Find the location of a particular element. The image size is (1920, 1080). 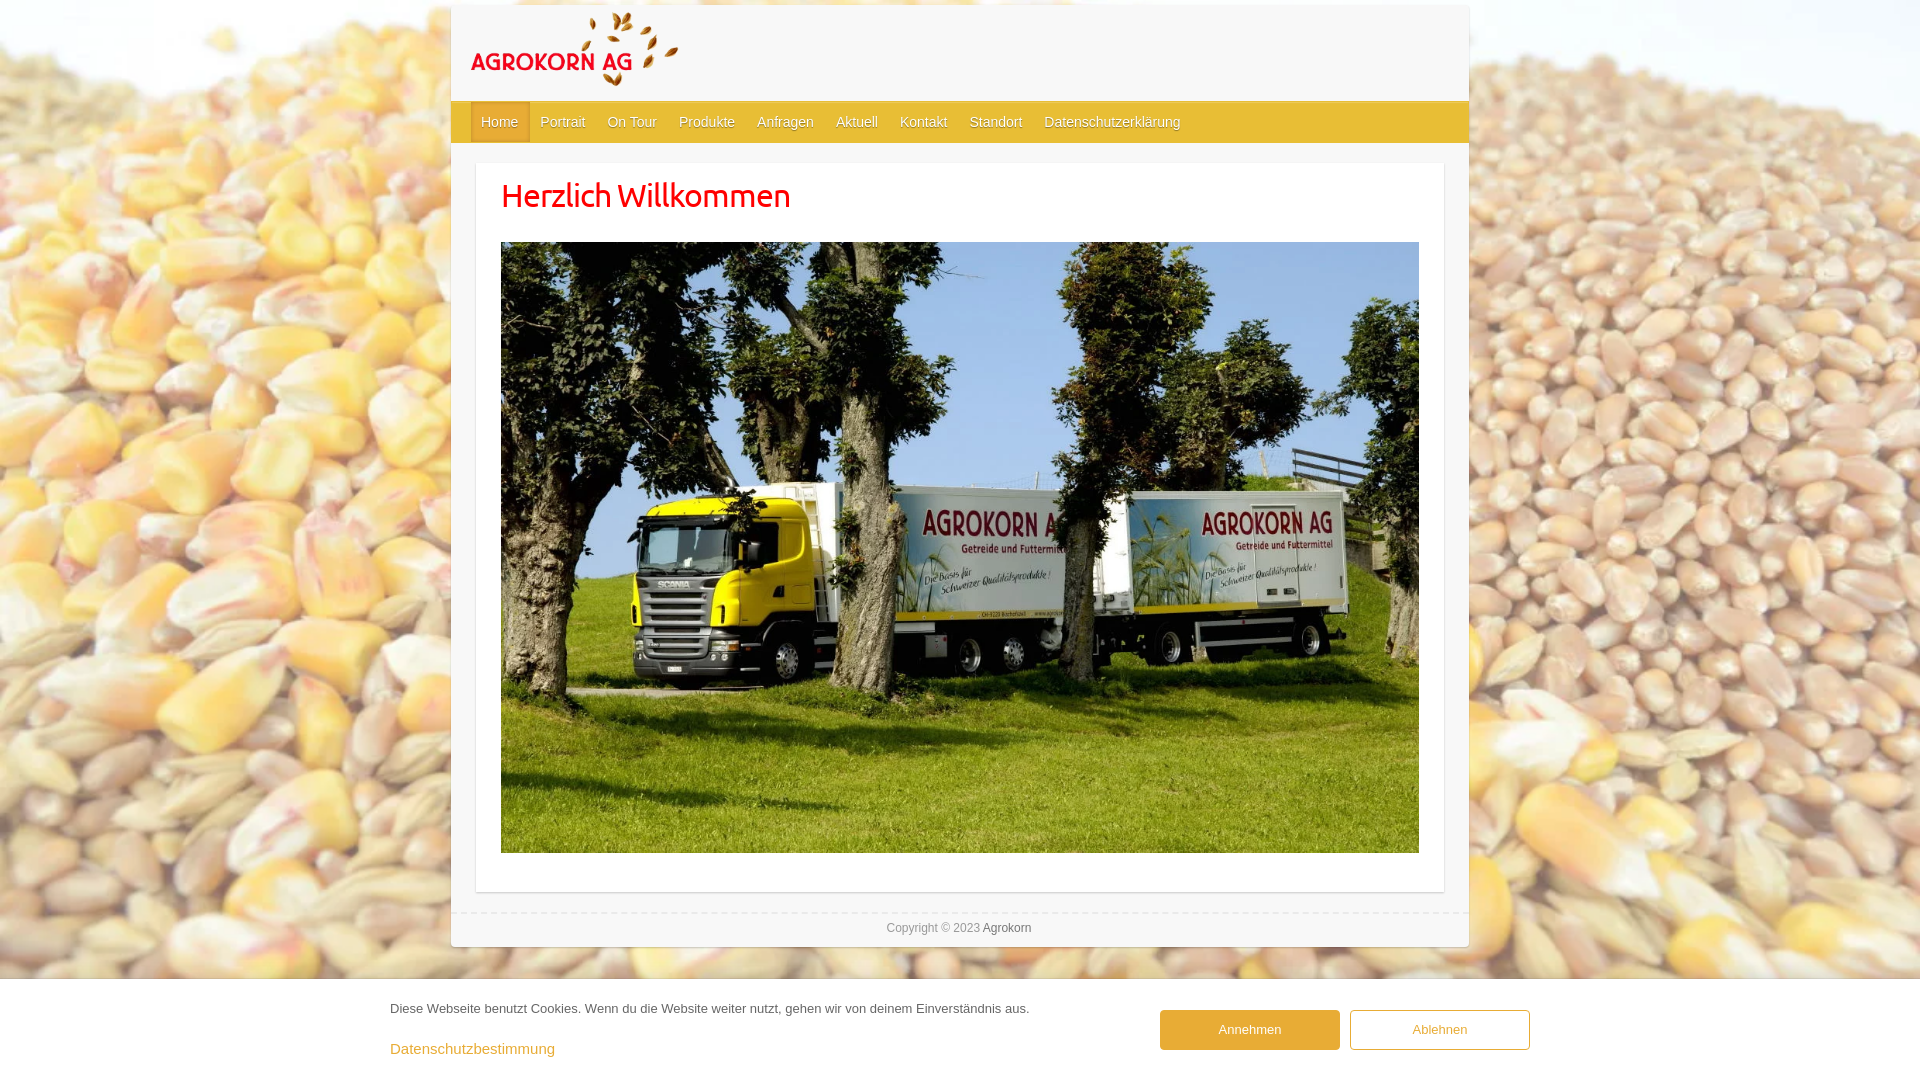

'Standort' is located at coordinates (996, 122).